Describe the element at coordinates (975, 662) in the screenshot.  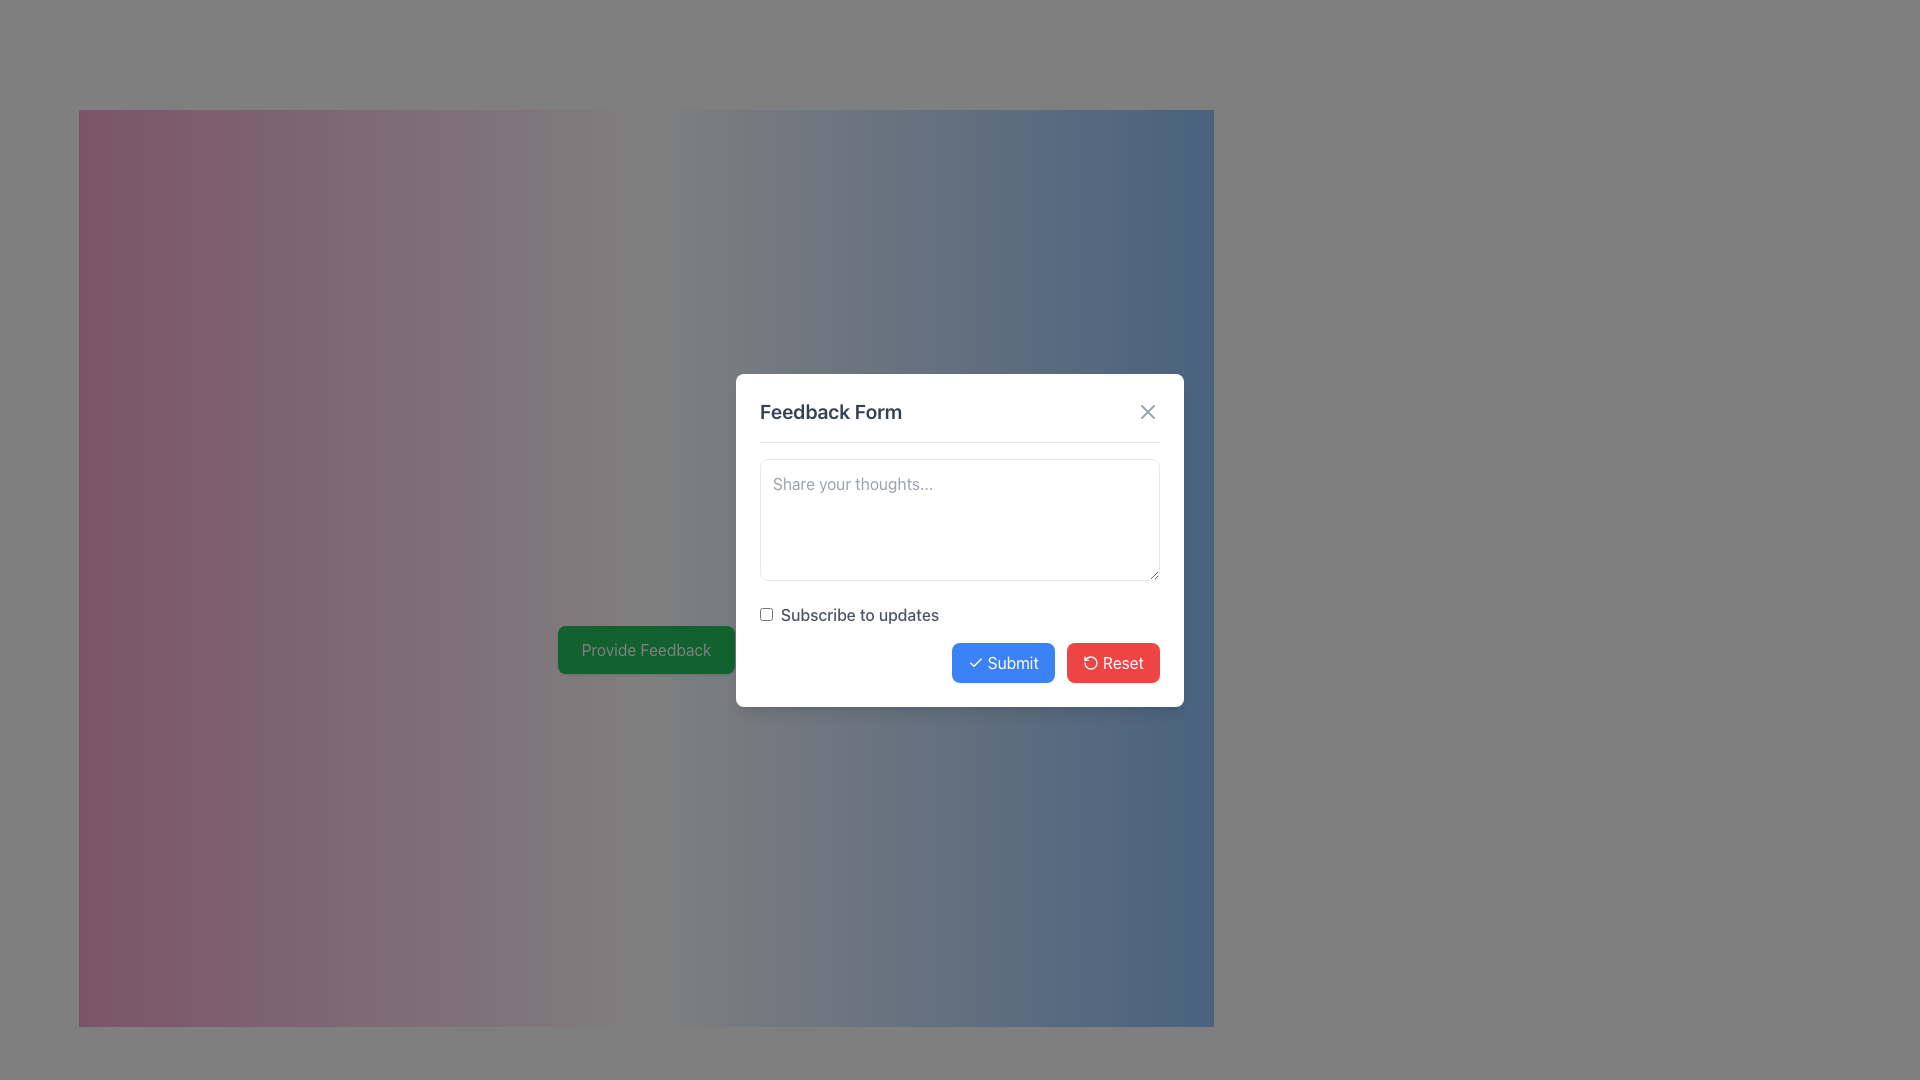
I see `the checkmark icon located within the blue 'Submit' button at the center of the button in the dialog box's footer` at that location.